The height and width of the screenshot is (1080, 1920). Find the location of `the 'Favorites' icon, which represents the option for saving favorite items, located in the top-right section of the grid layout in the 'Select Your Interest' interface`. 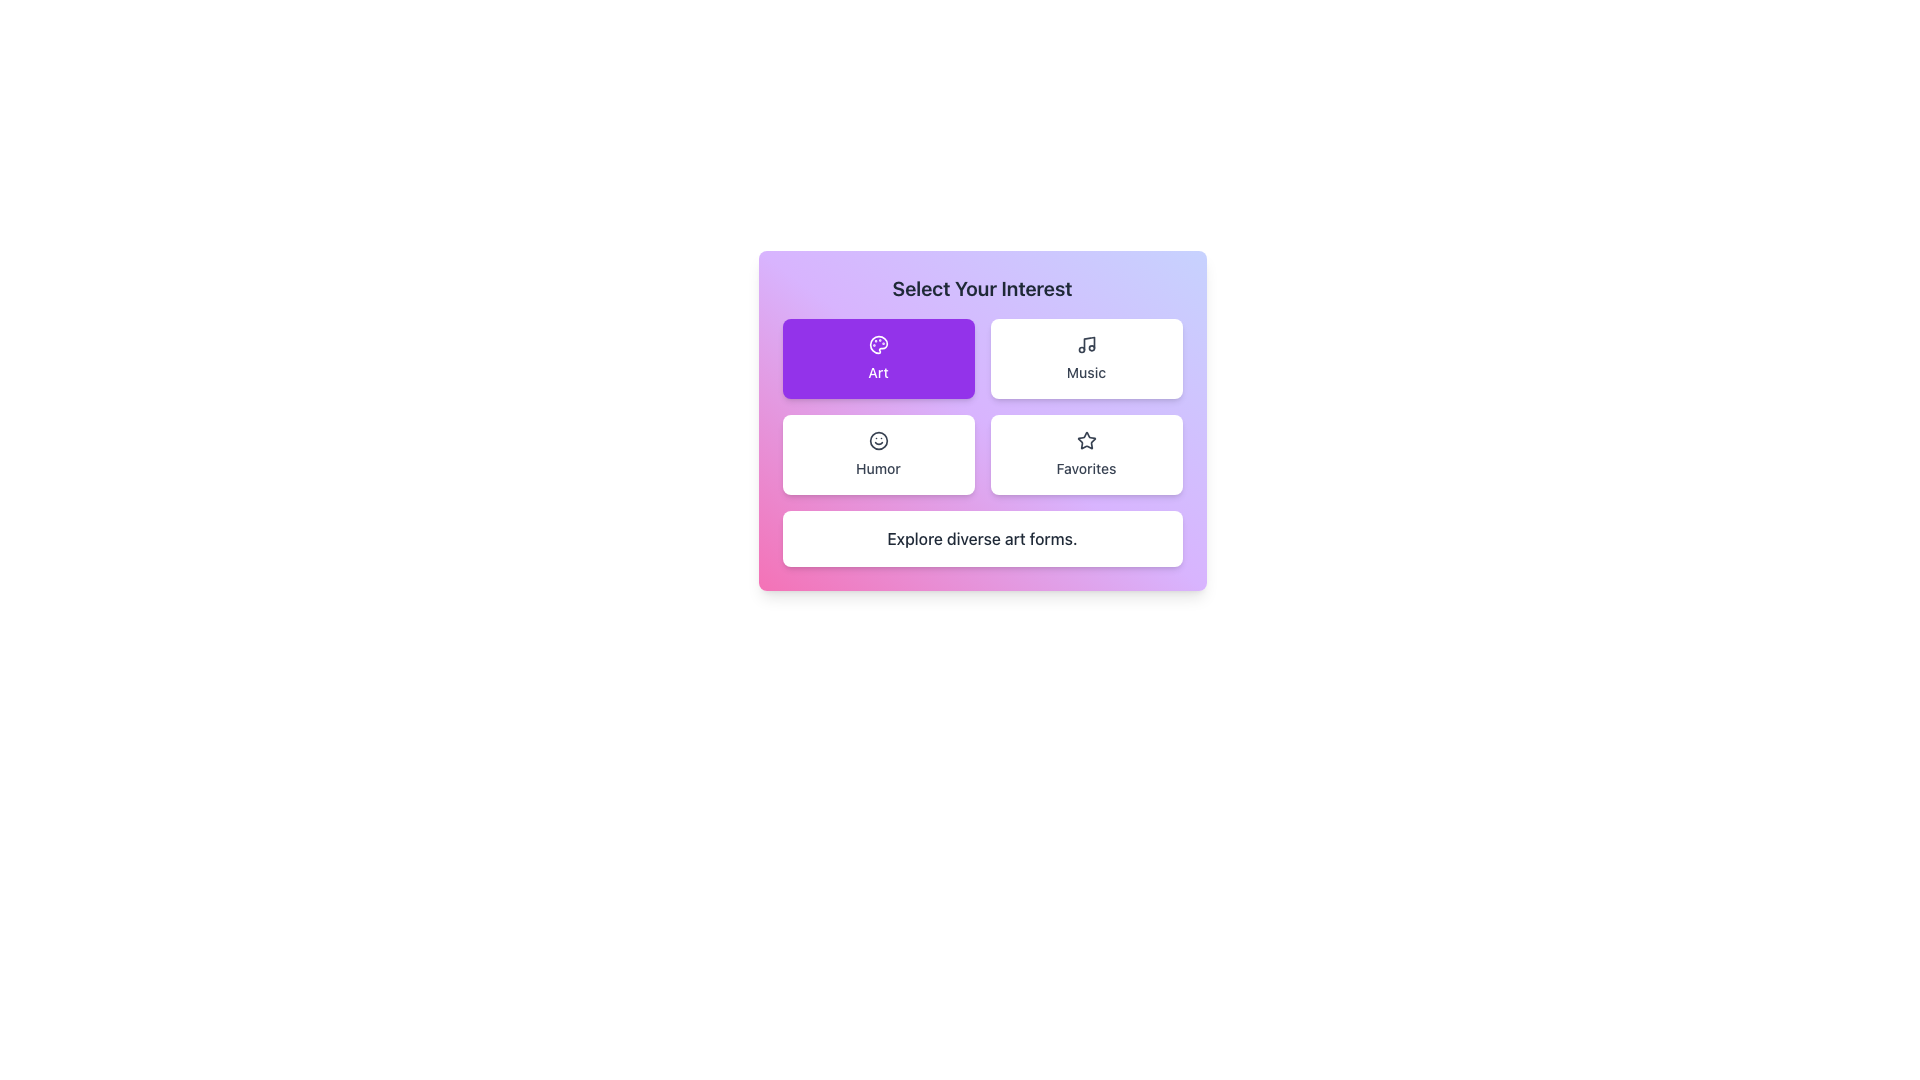

the 'Favorites' icon, which represents the option for saving favorite items, located in the top-right section of the grid layout in the 'Select Your Interest' interface is located at coordinates (1084, 438).